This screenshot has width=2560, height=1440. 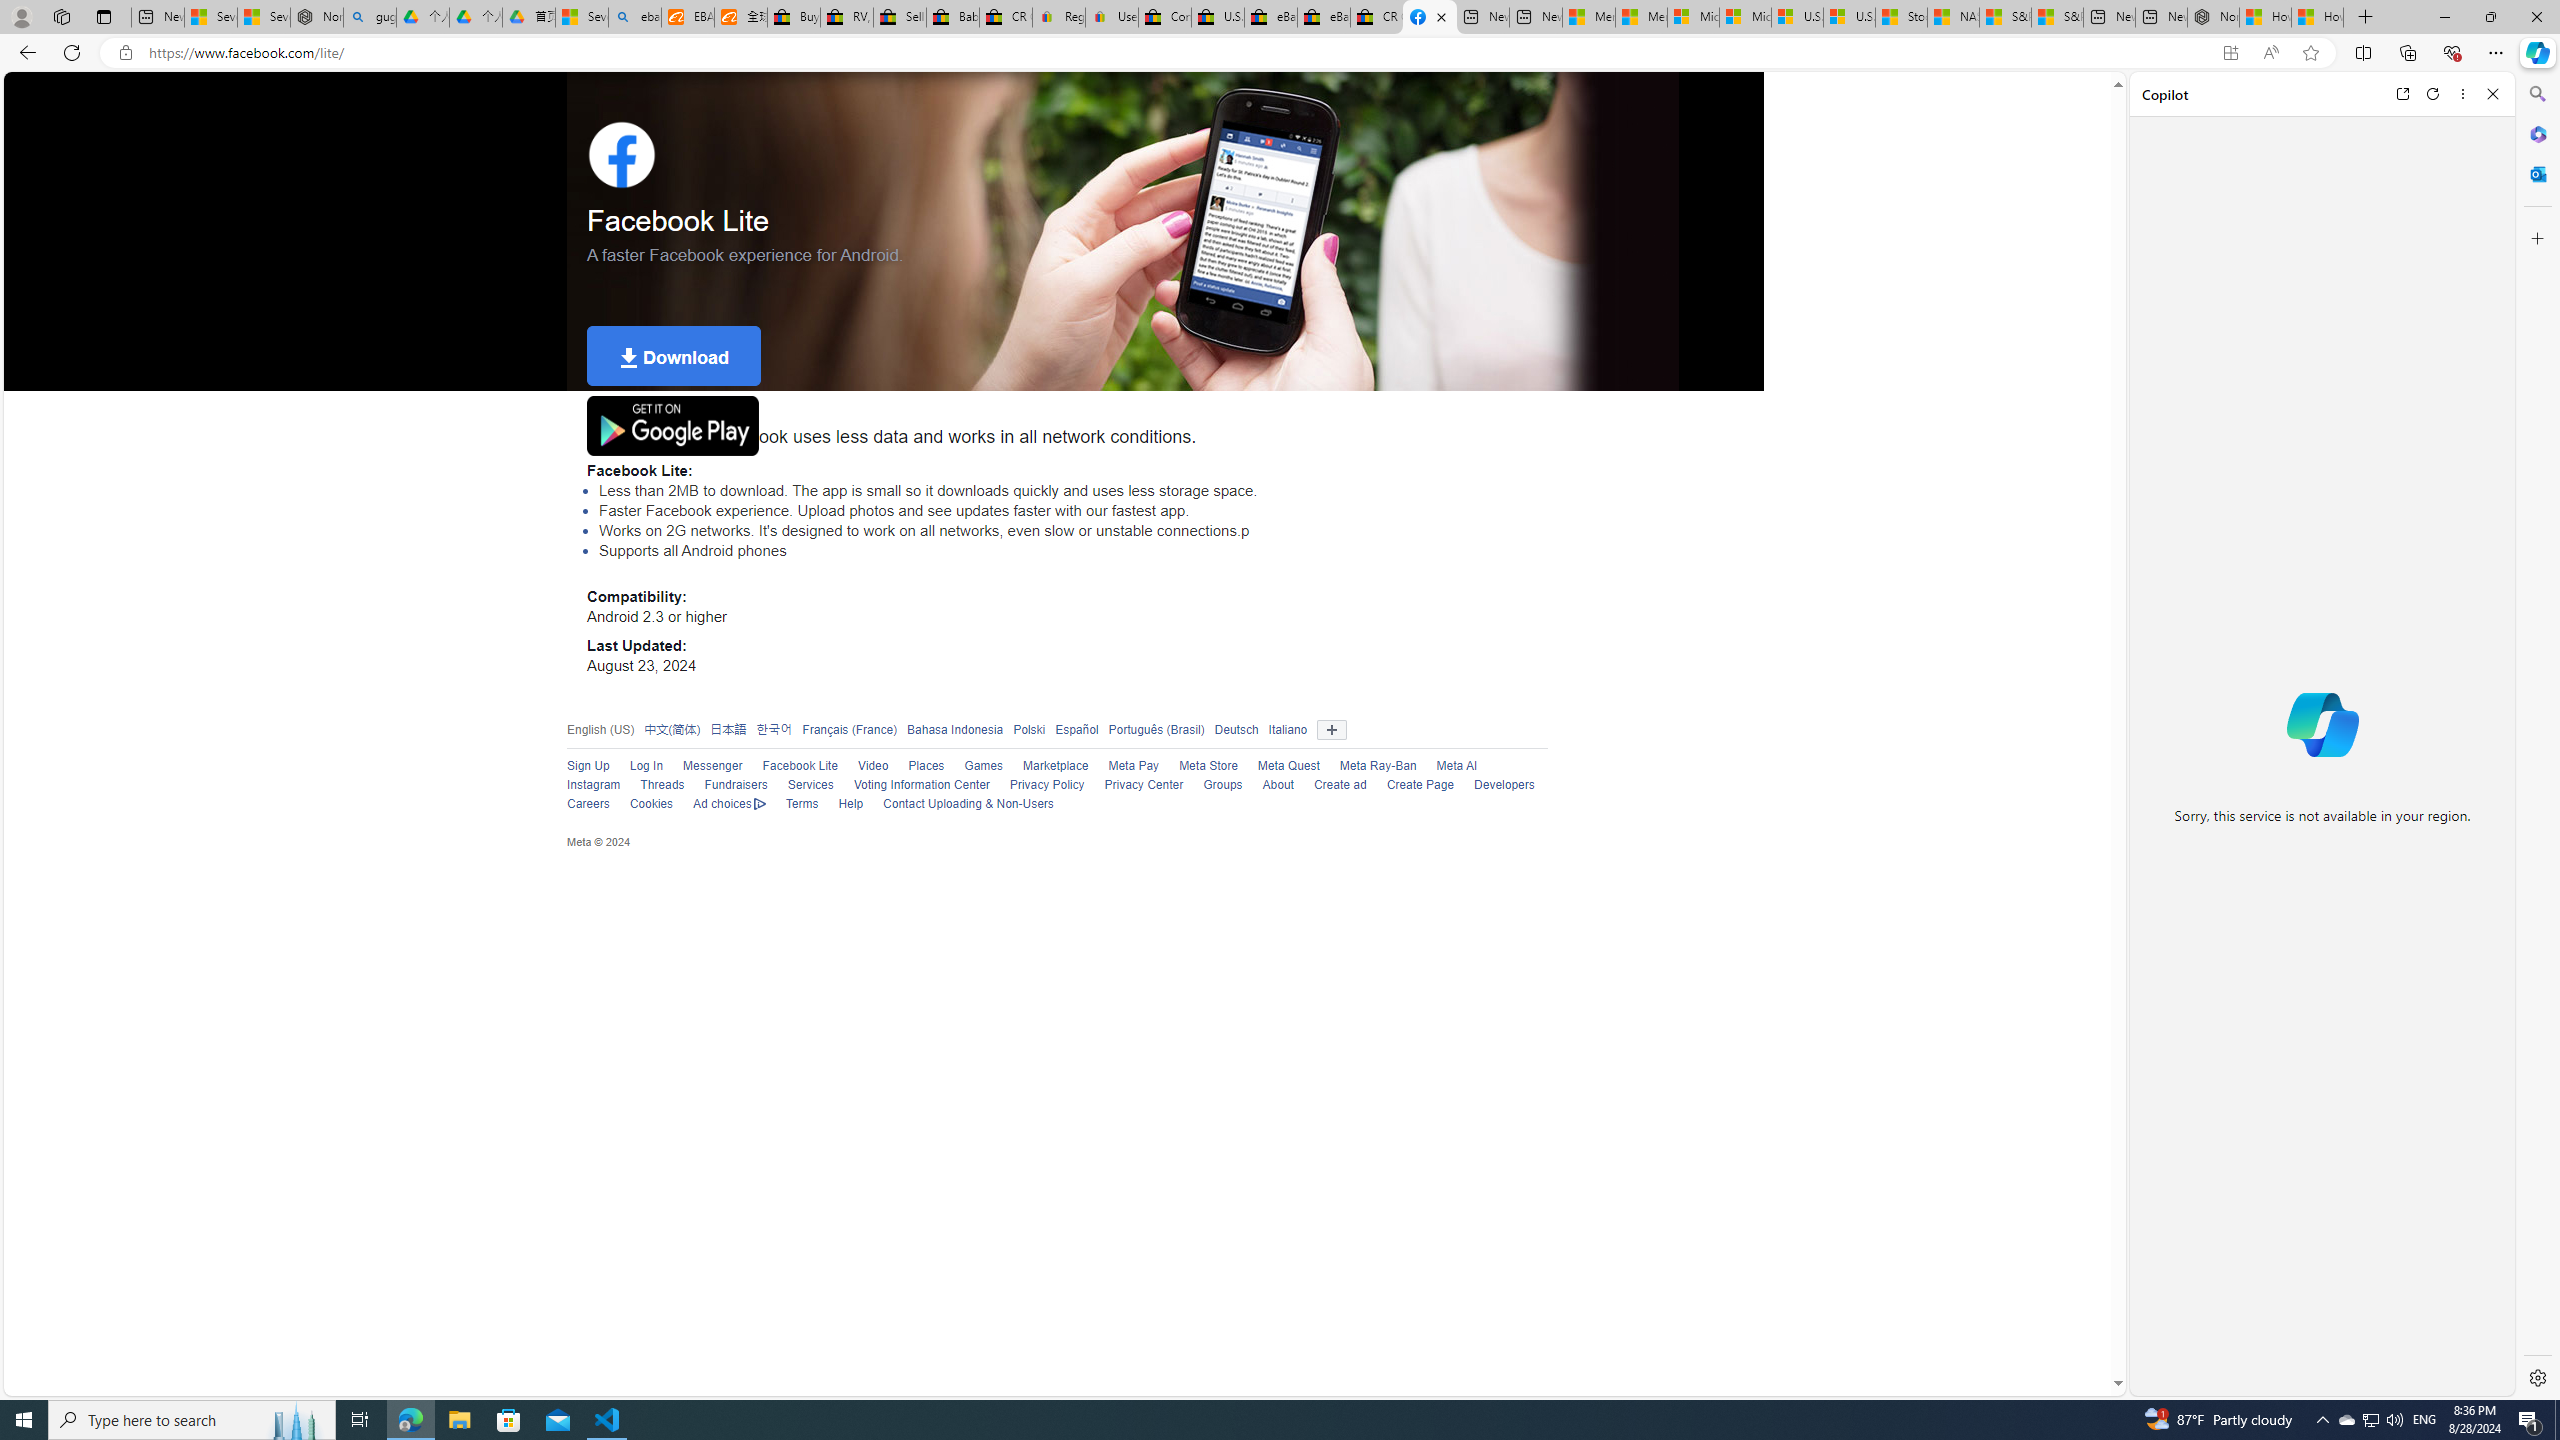 I want to click on 'Tab actions menu', so click(x=102, y=16).